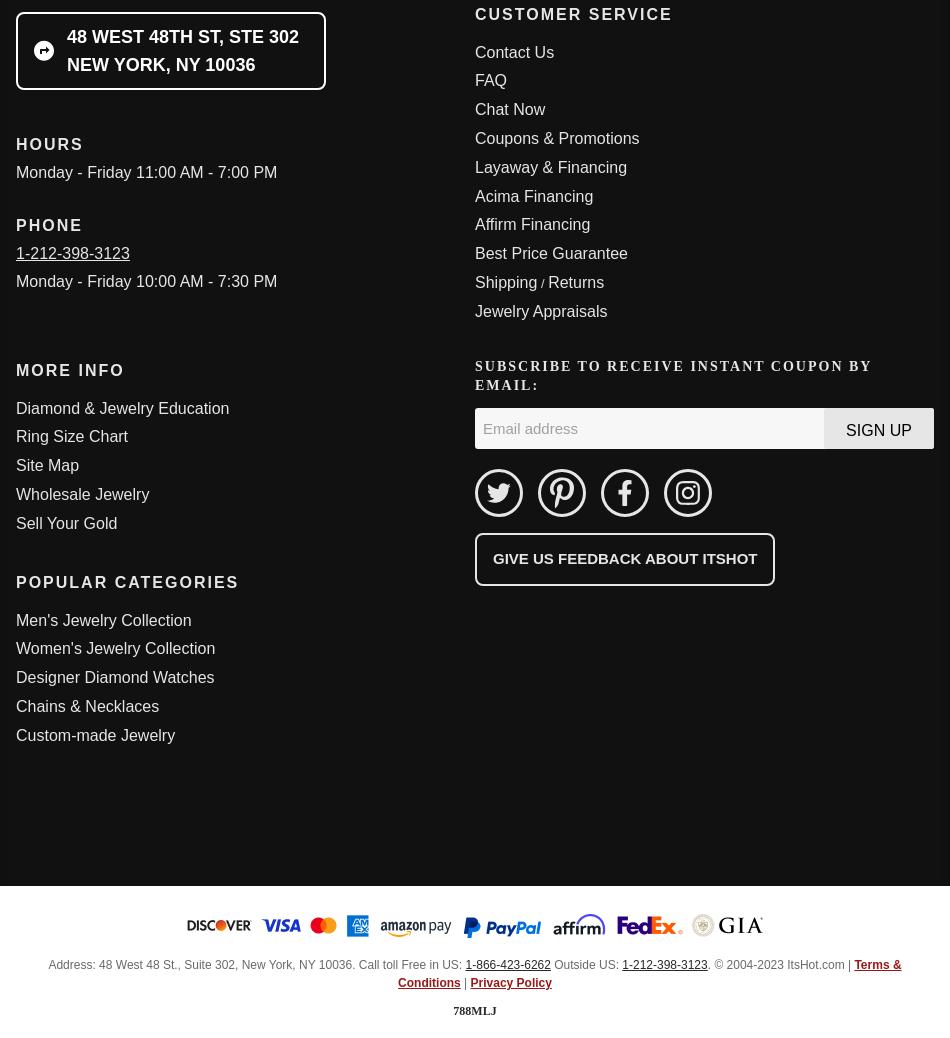 Image resolution: width=950 pixels, height=1038 pixels. I want to click on 'Phone', so click(49, 223).